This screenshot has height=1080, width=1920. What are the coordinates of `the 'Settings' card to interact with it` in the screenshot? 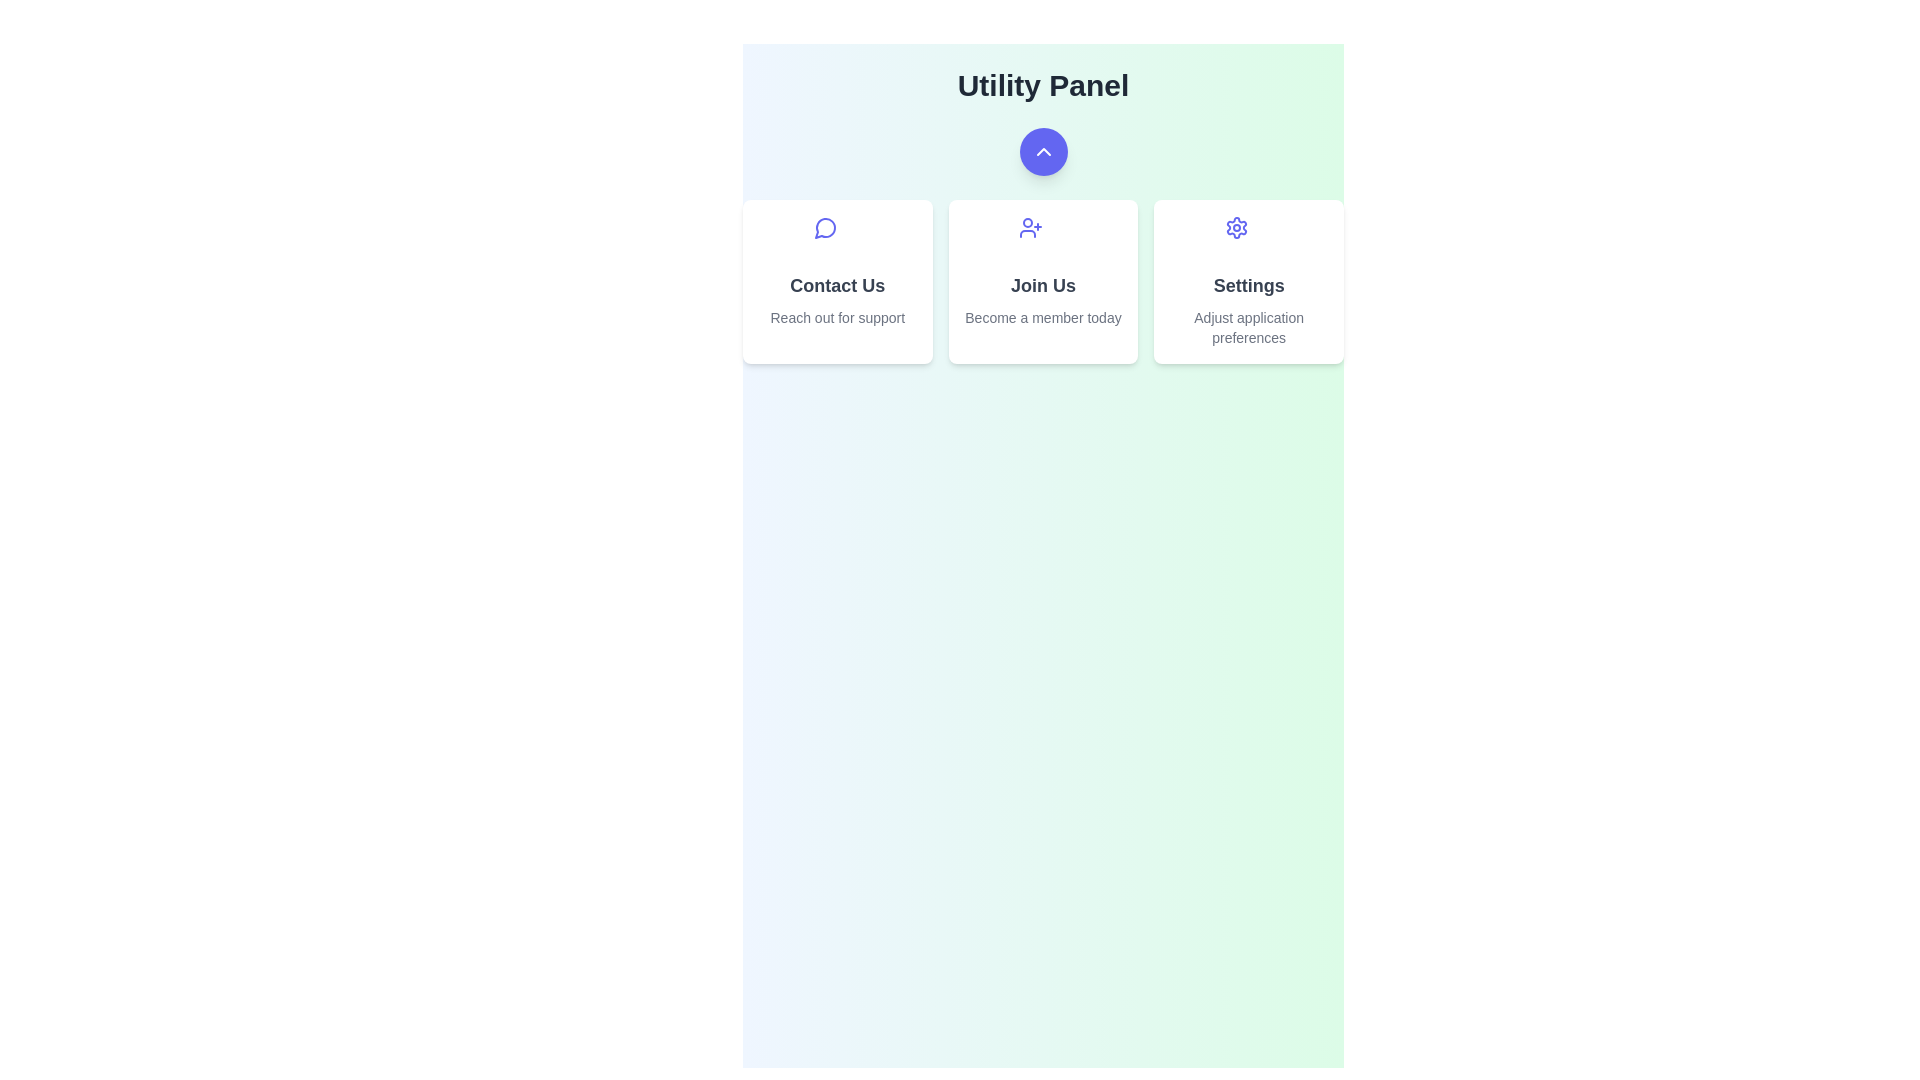 It's located at (1247, 281).